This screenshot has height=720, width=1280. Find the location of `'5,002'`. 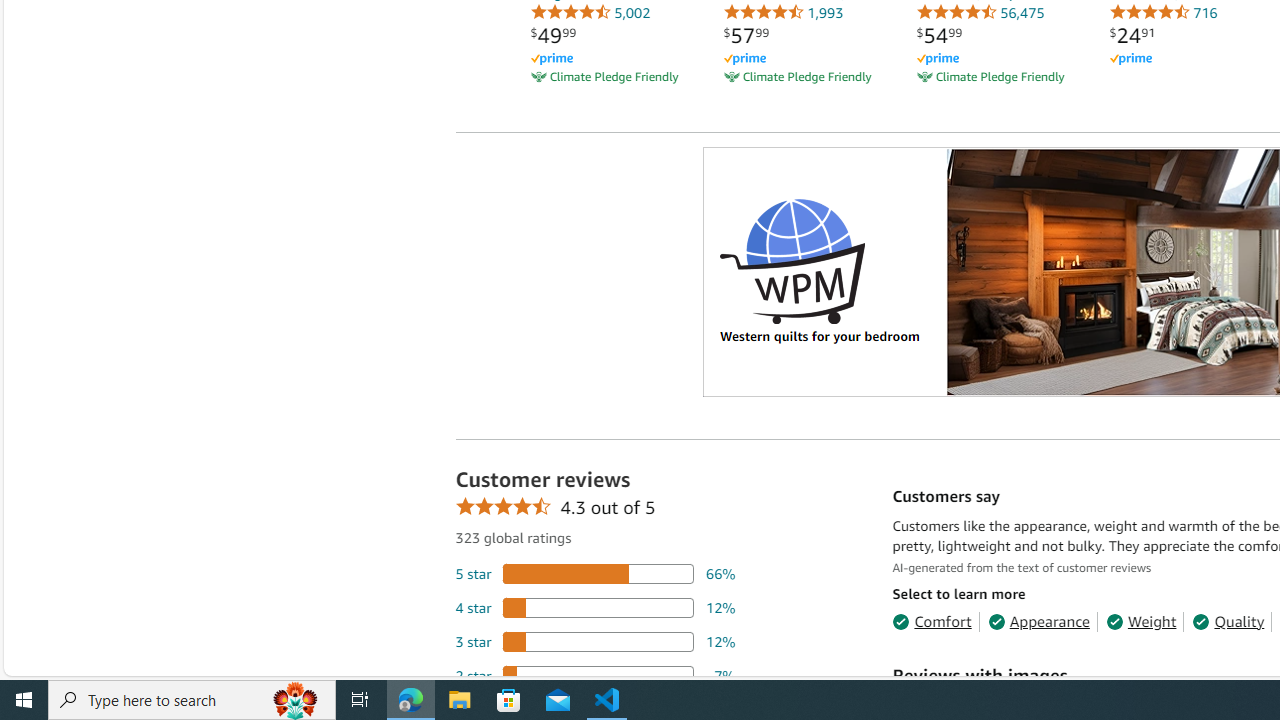

'5,002' is located at coordinates (589, 12).